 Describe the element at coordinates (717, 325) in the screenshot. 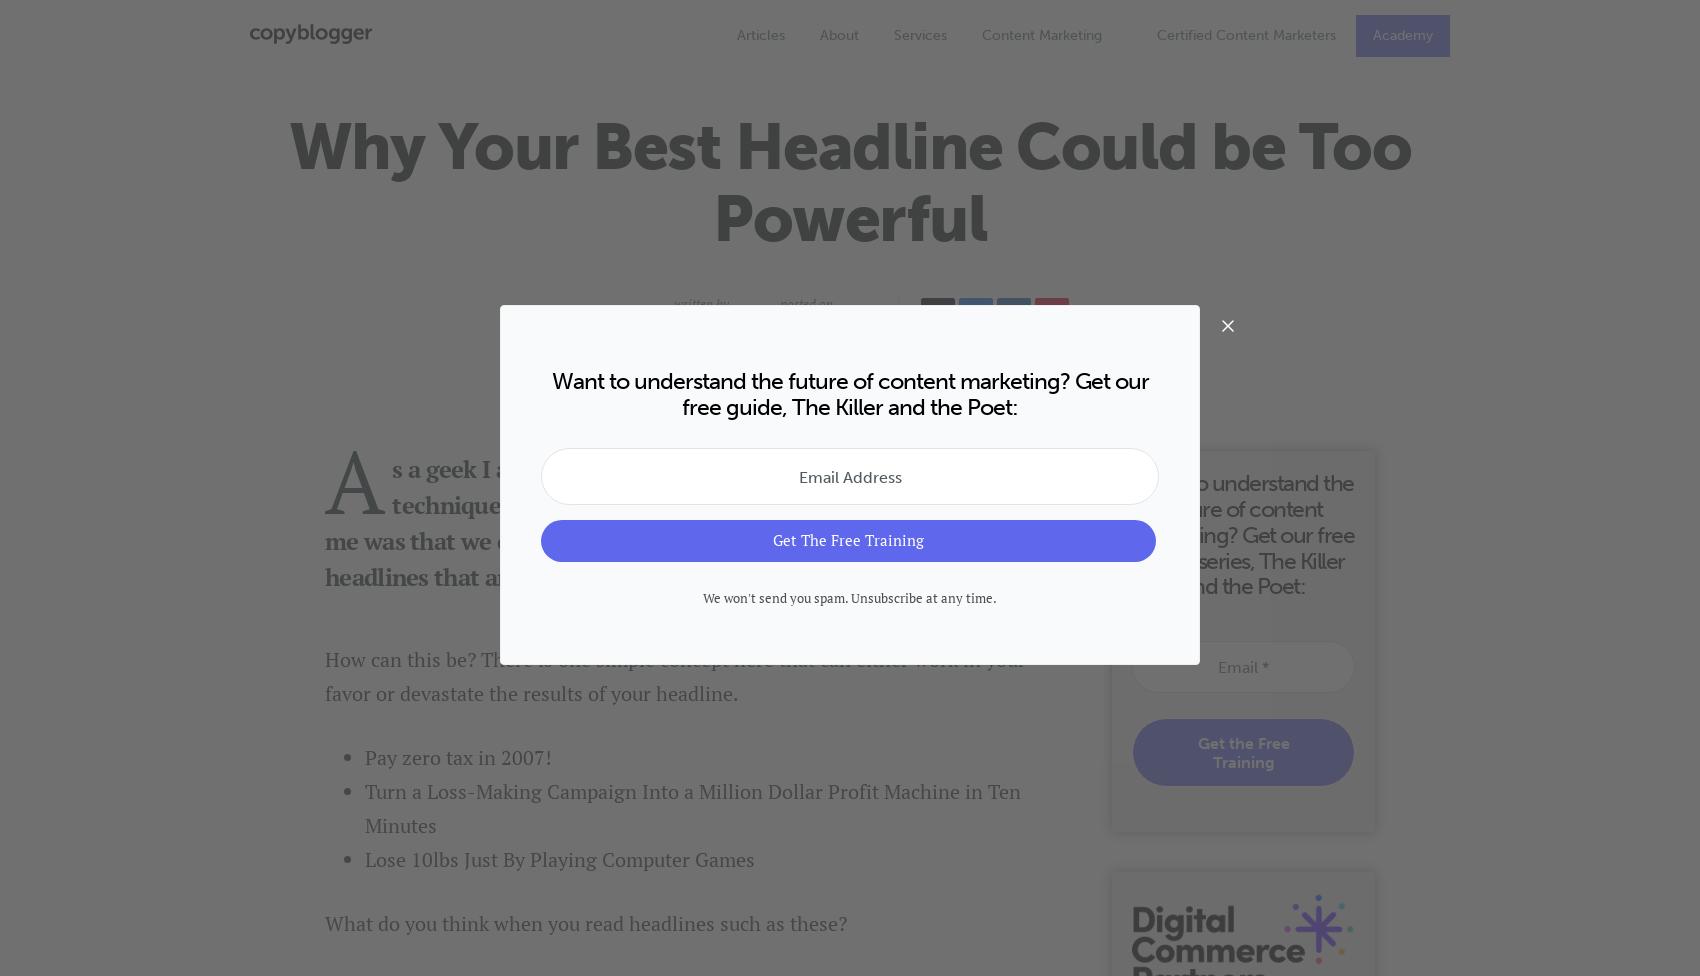

I see `'Chris Garrett'` at that location.